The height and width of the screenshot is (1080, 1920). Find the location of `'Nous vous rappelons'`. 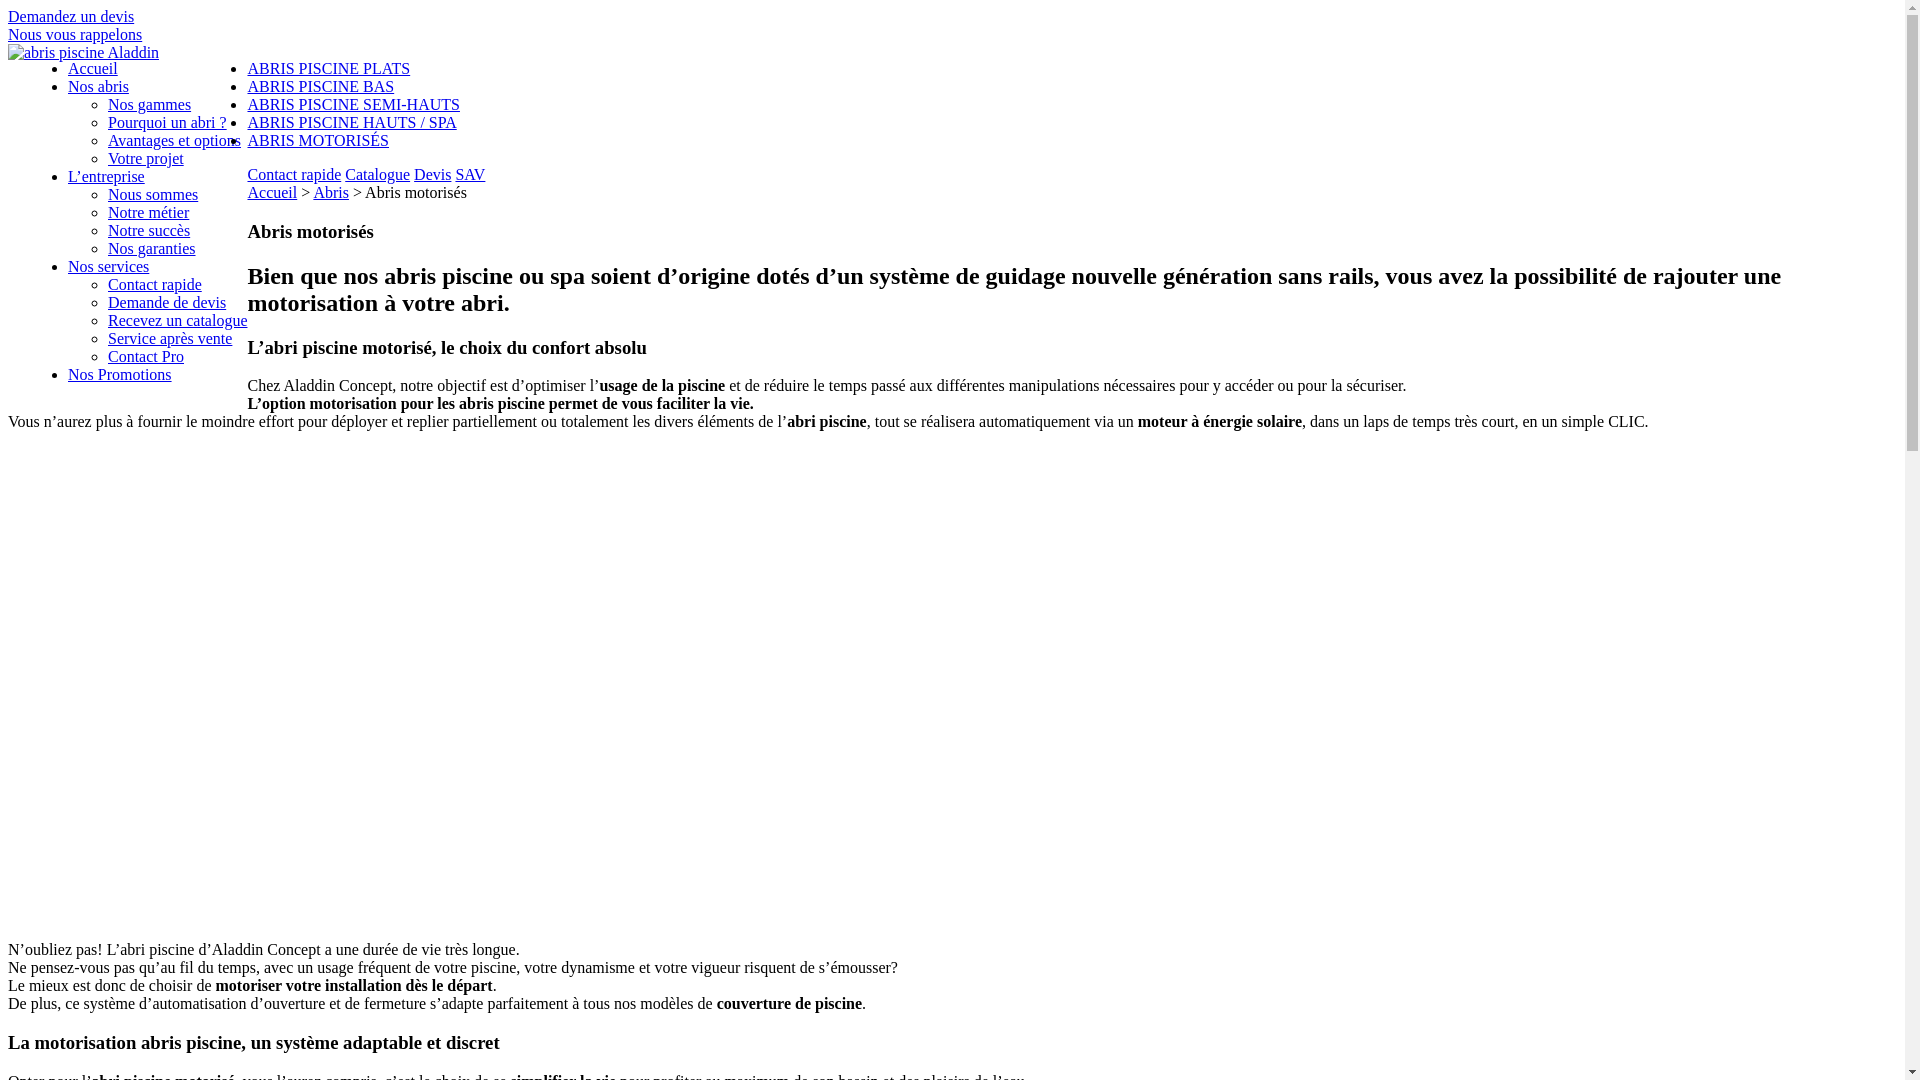

'Nous vous rappelons' is located at coordinates (75, 34).